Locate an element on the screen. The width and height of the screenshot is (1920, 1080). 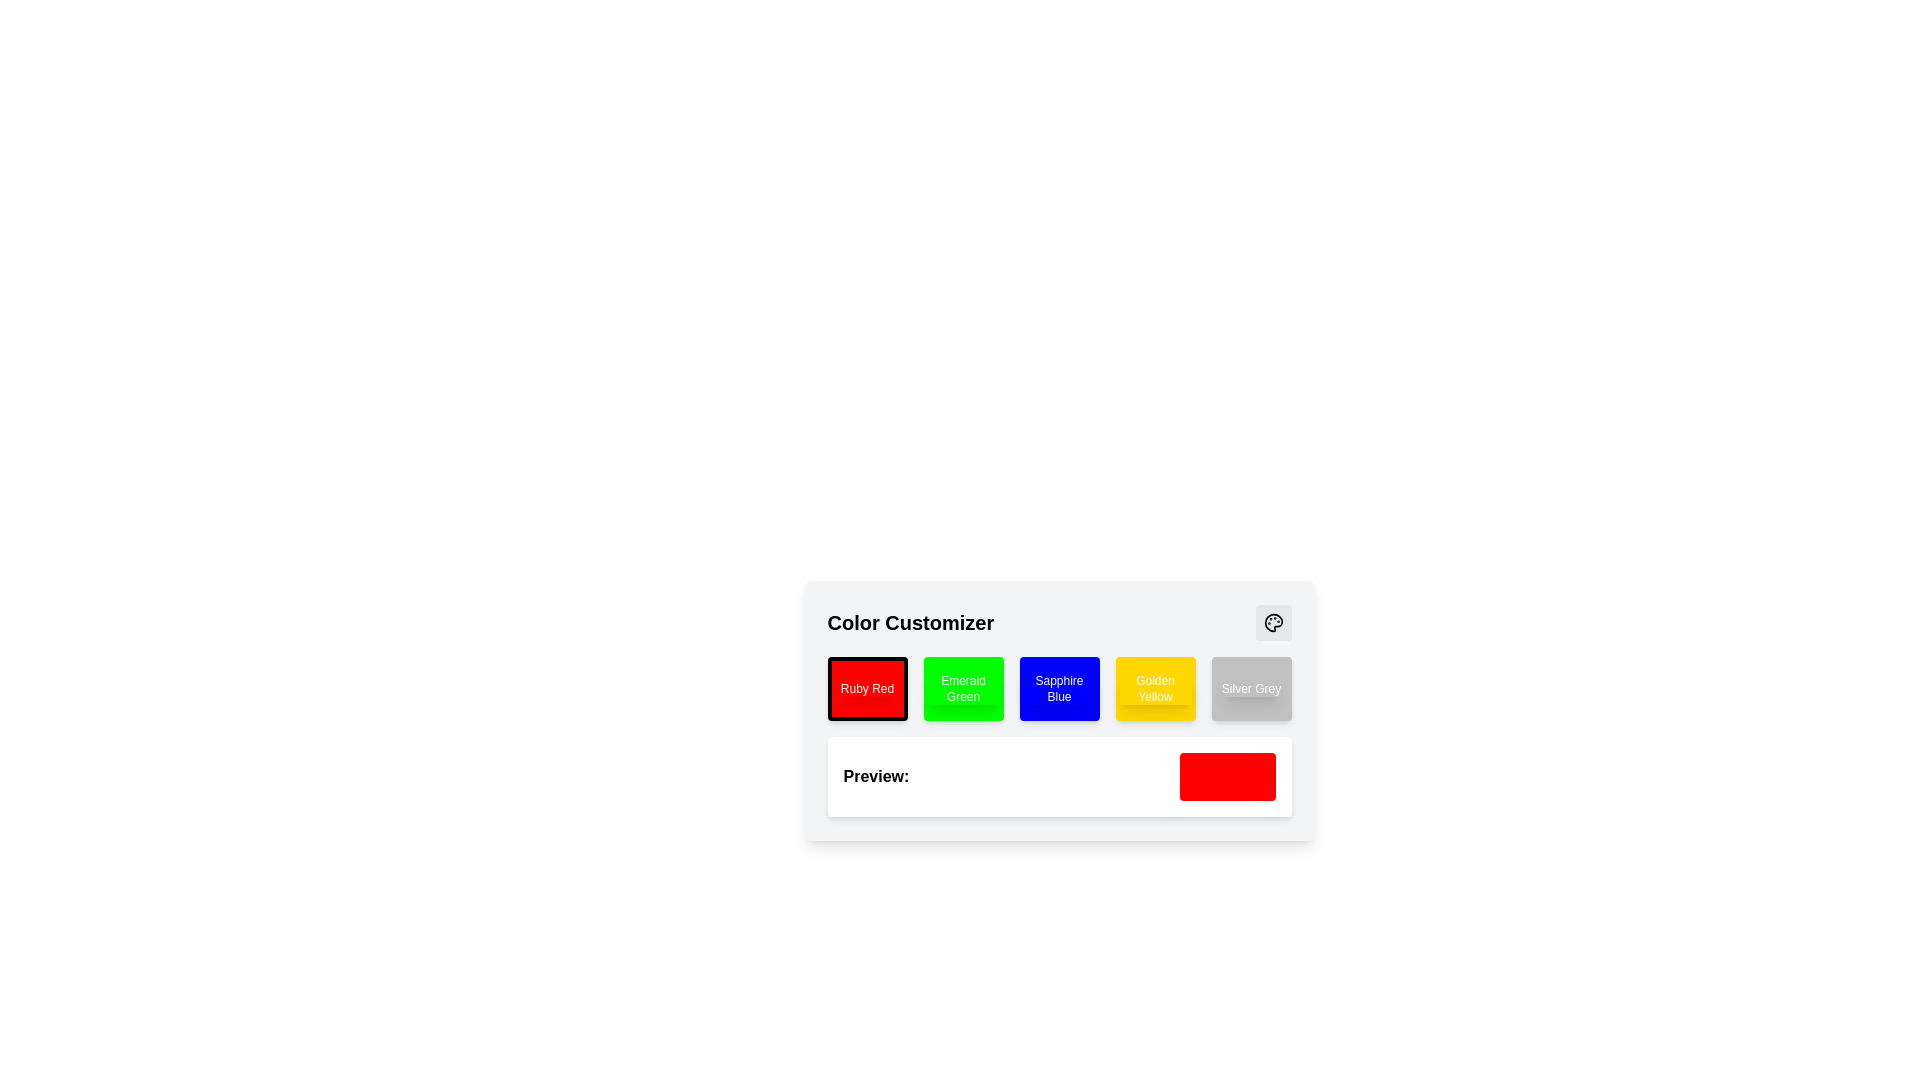
the Text Label that serves as the label for the 'Silver Grey' button in the Color Customizer interface is located at coordinates (1250, 688).